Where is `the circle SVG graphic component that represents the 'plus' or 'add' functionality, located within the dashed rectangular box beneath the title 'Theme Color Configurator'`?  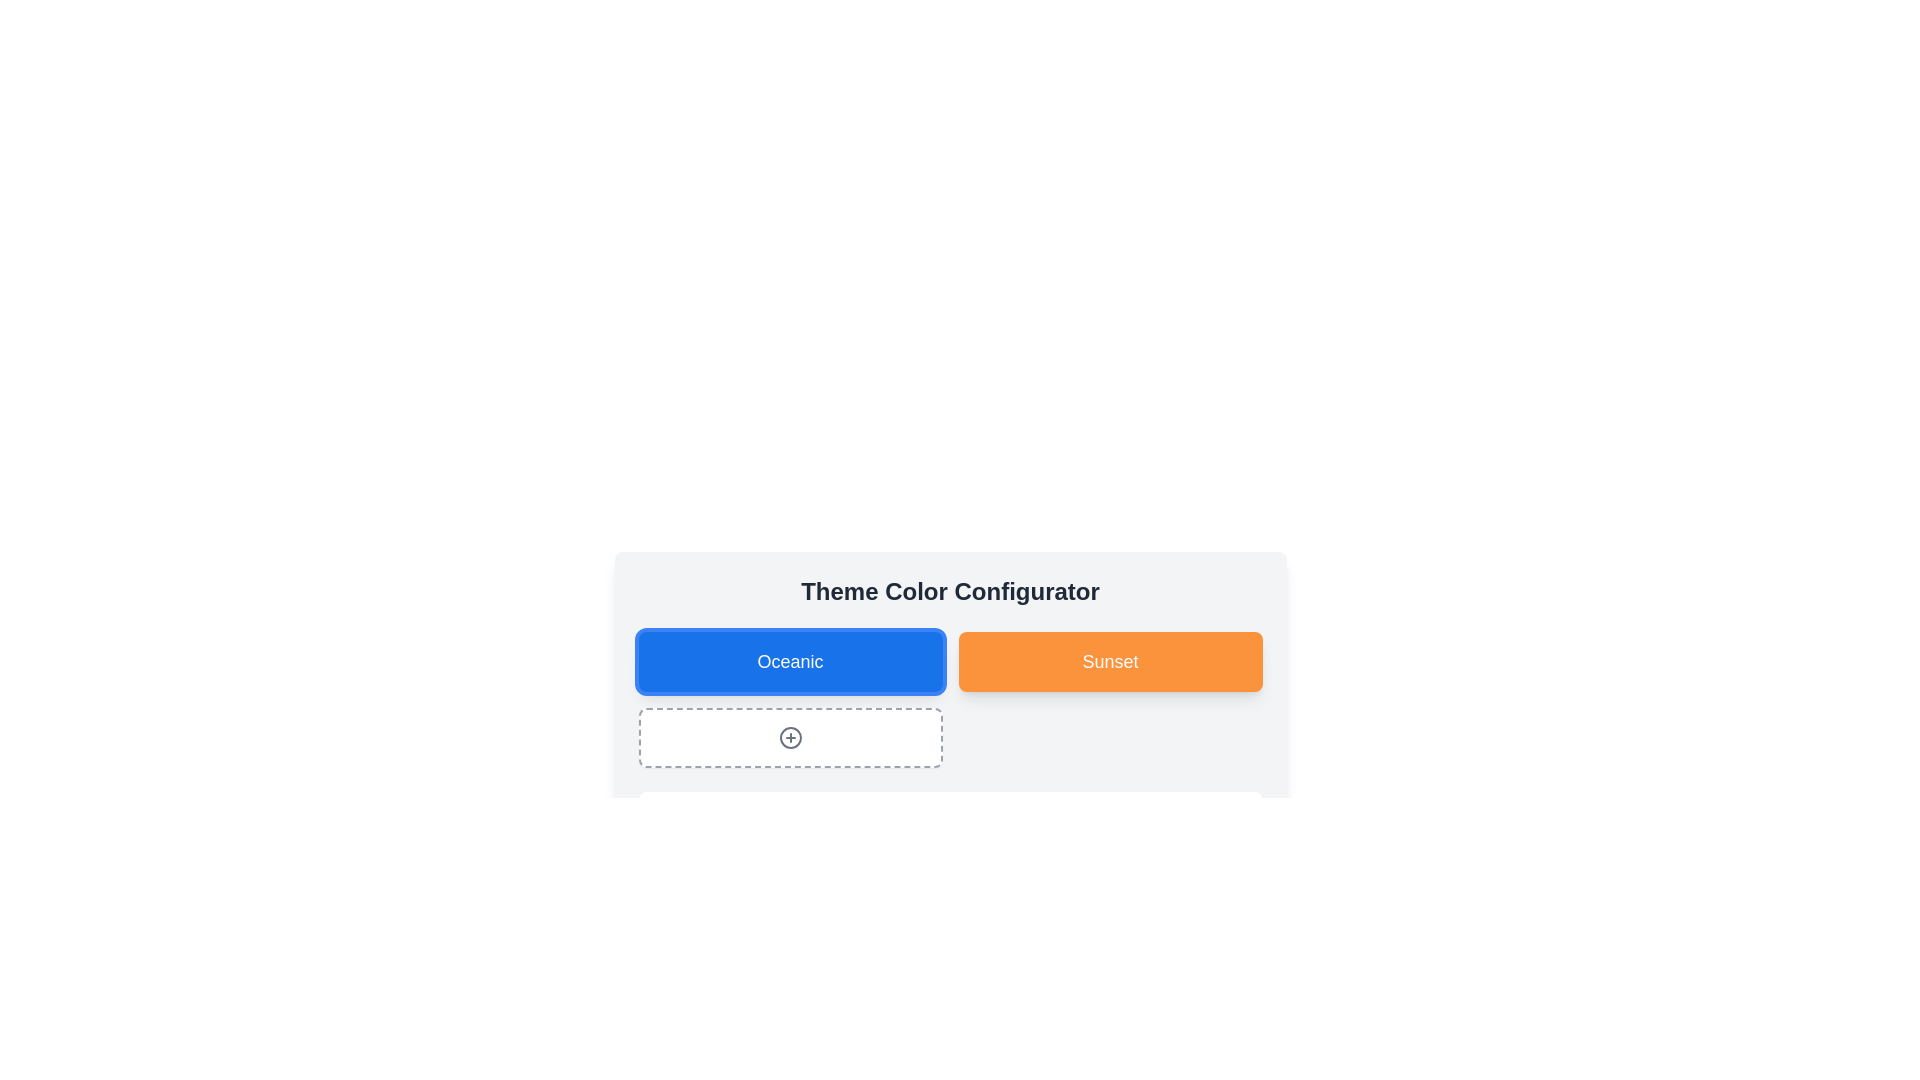
the circle SVG graphic component that represents the 'plus' or 'add' functionality, located within the dashed rectangular box beneath the title 'Theme Color Configurator' is located at coordinates (789, 737).